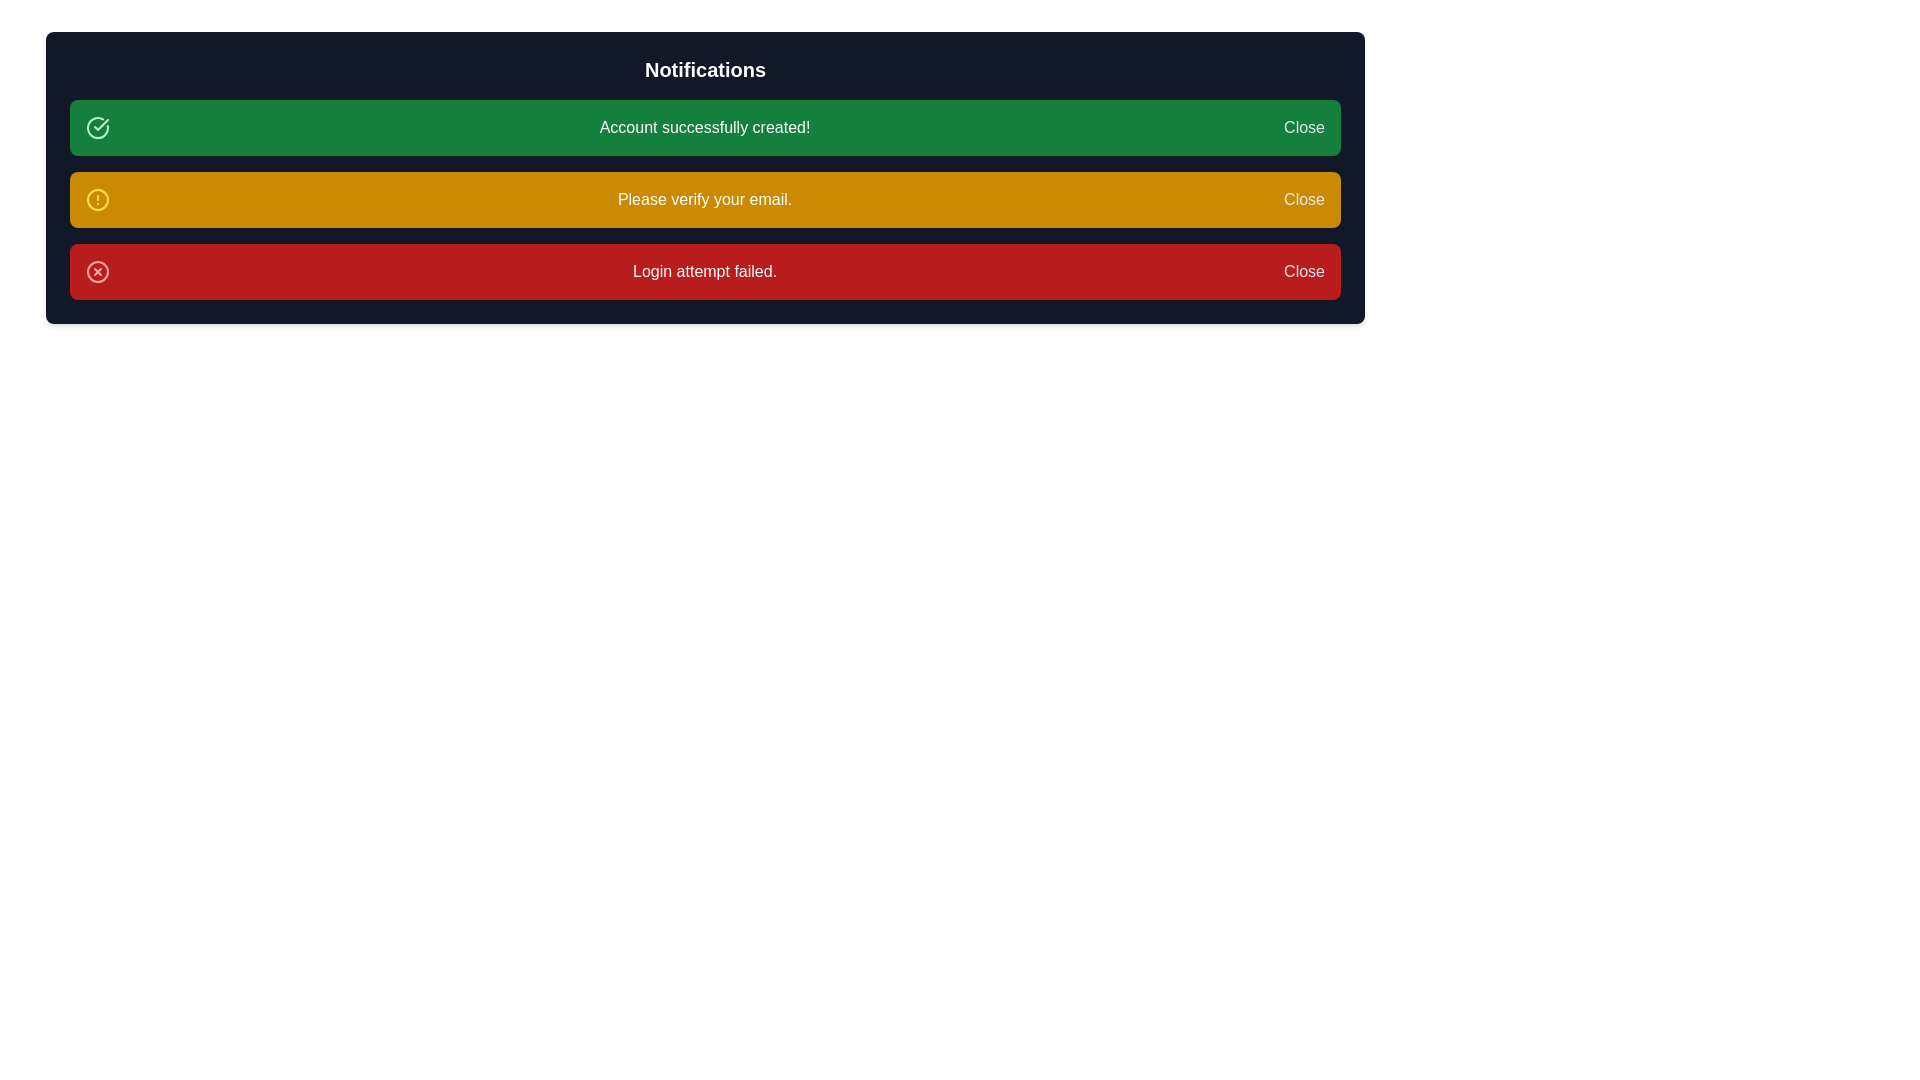 The image size is (1920, 1080). What do you see at coordinates (705, 272) in the screenshot?
I see `the 'Login attempt failed.' notification alert text, which is the third notification in the list, to select it if selectable` at bounding box center [705, 272].